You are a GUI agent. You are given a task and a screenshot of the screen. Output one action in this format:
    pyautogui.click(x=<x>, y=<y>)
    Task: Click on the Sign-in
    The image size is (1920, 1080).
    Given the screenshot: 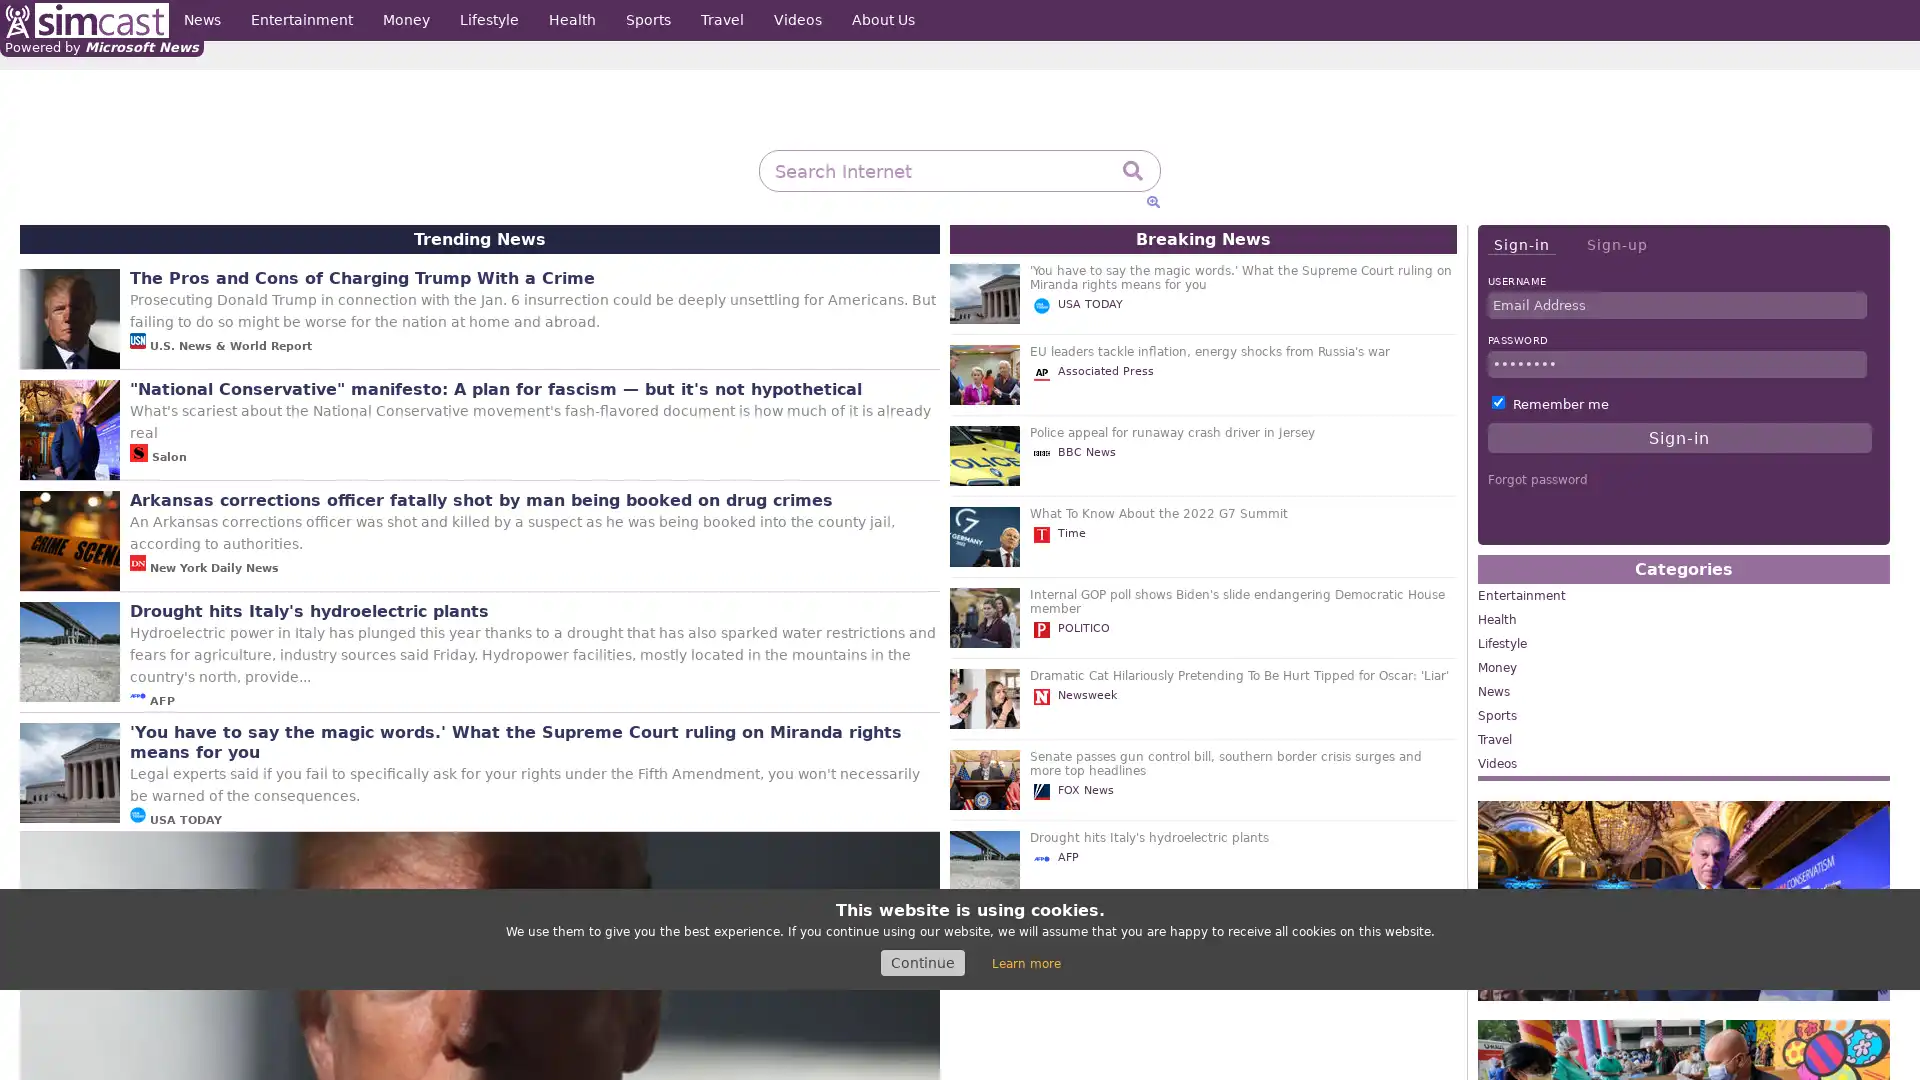 What is the action you would take?
    pyautogui.click(x=1679, y=437)
    